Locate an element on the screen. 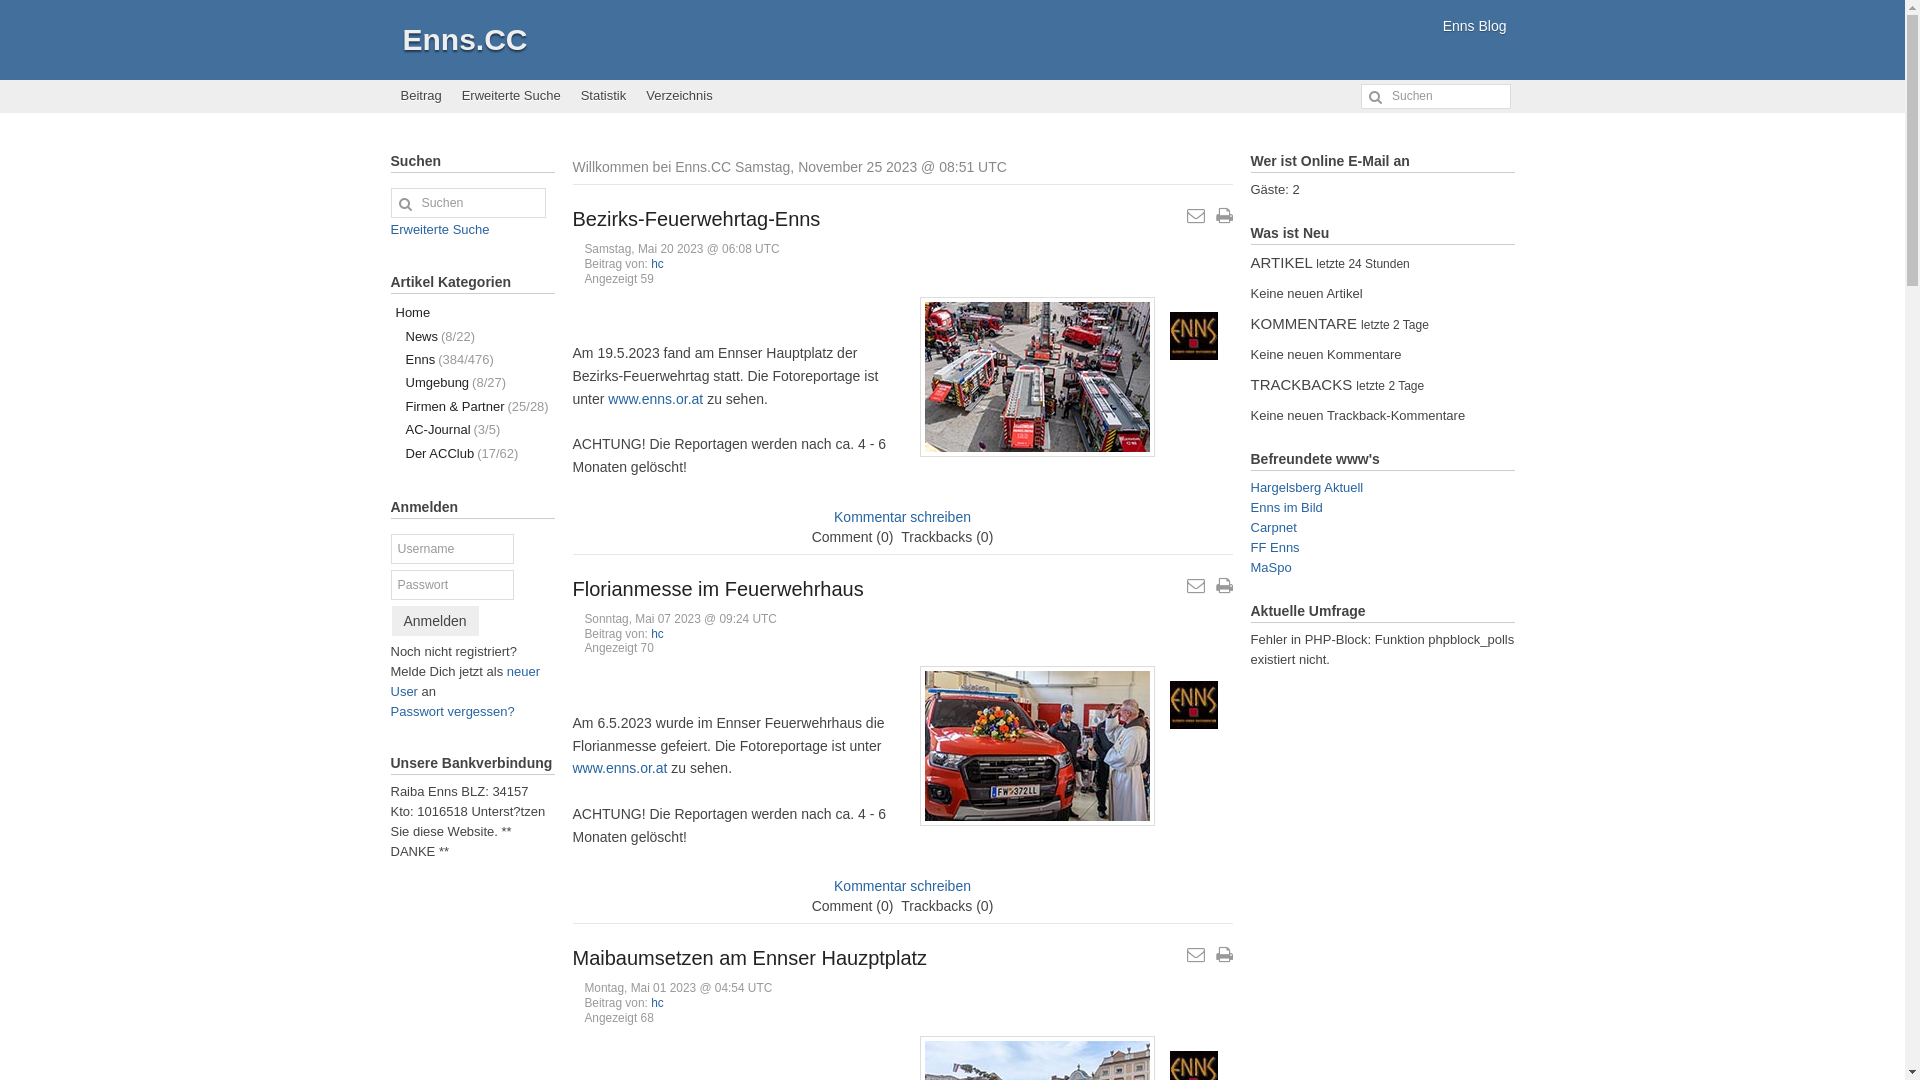 This screenshot has height=1080, width=1920. 'Beitrag' is located at coordinates (419, 96).